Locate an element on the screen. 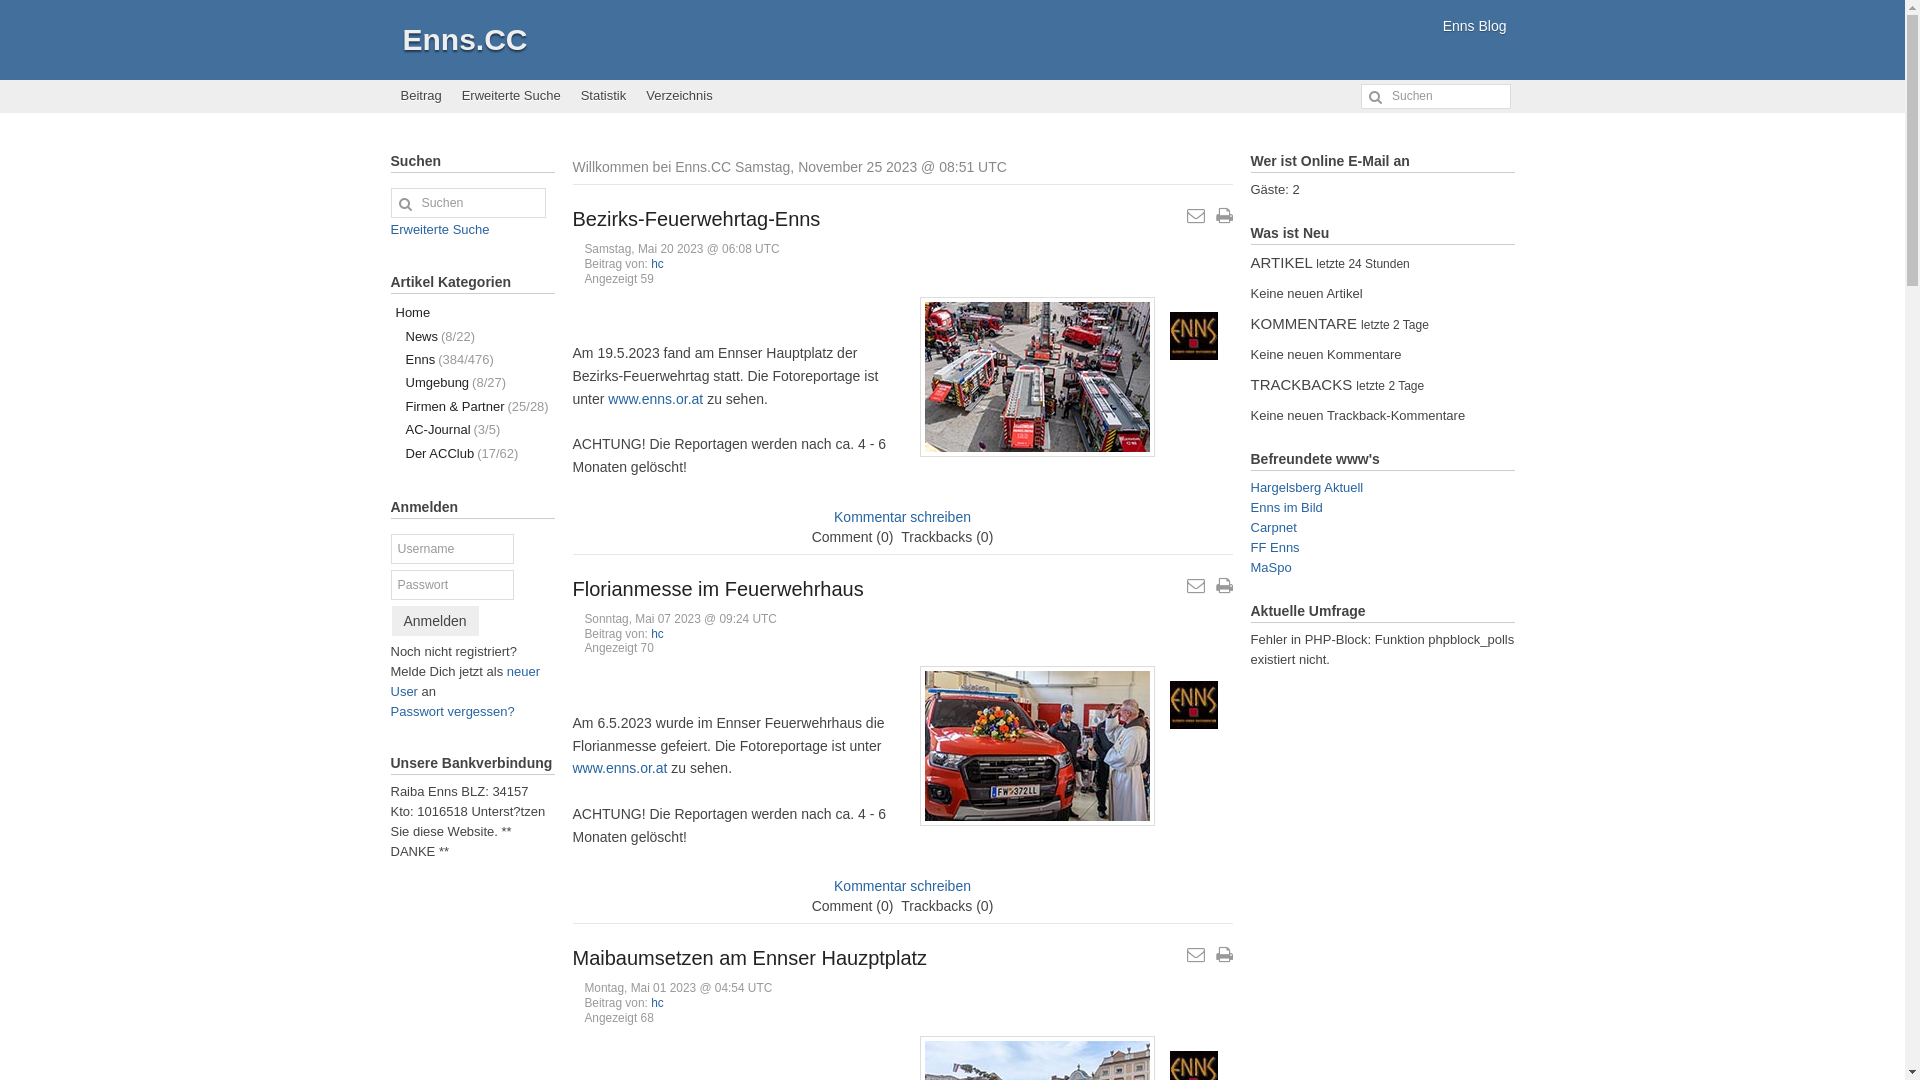 This screenshot has height=1080, width=1920. 'Beitrag' is located at coordinates (419, 96).